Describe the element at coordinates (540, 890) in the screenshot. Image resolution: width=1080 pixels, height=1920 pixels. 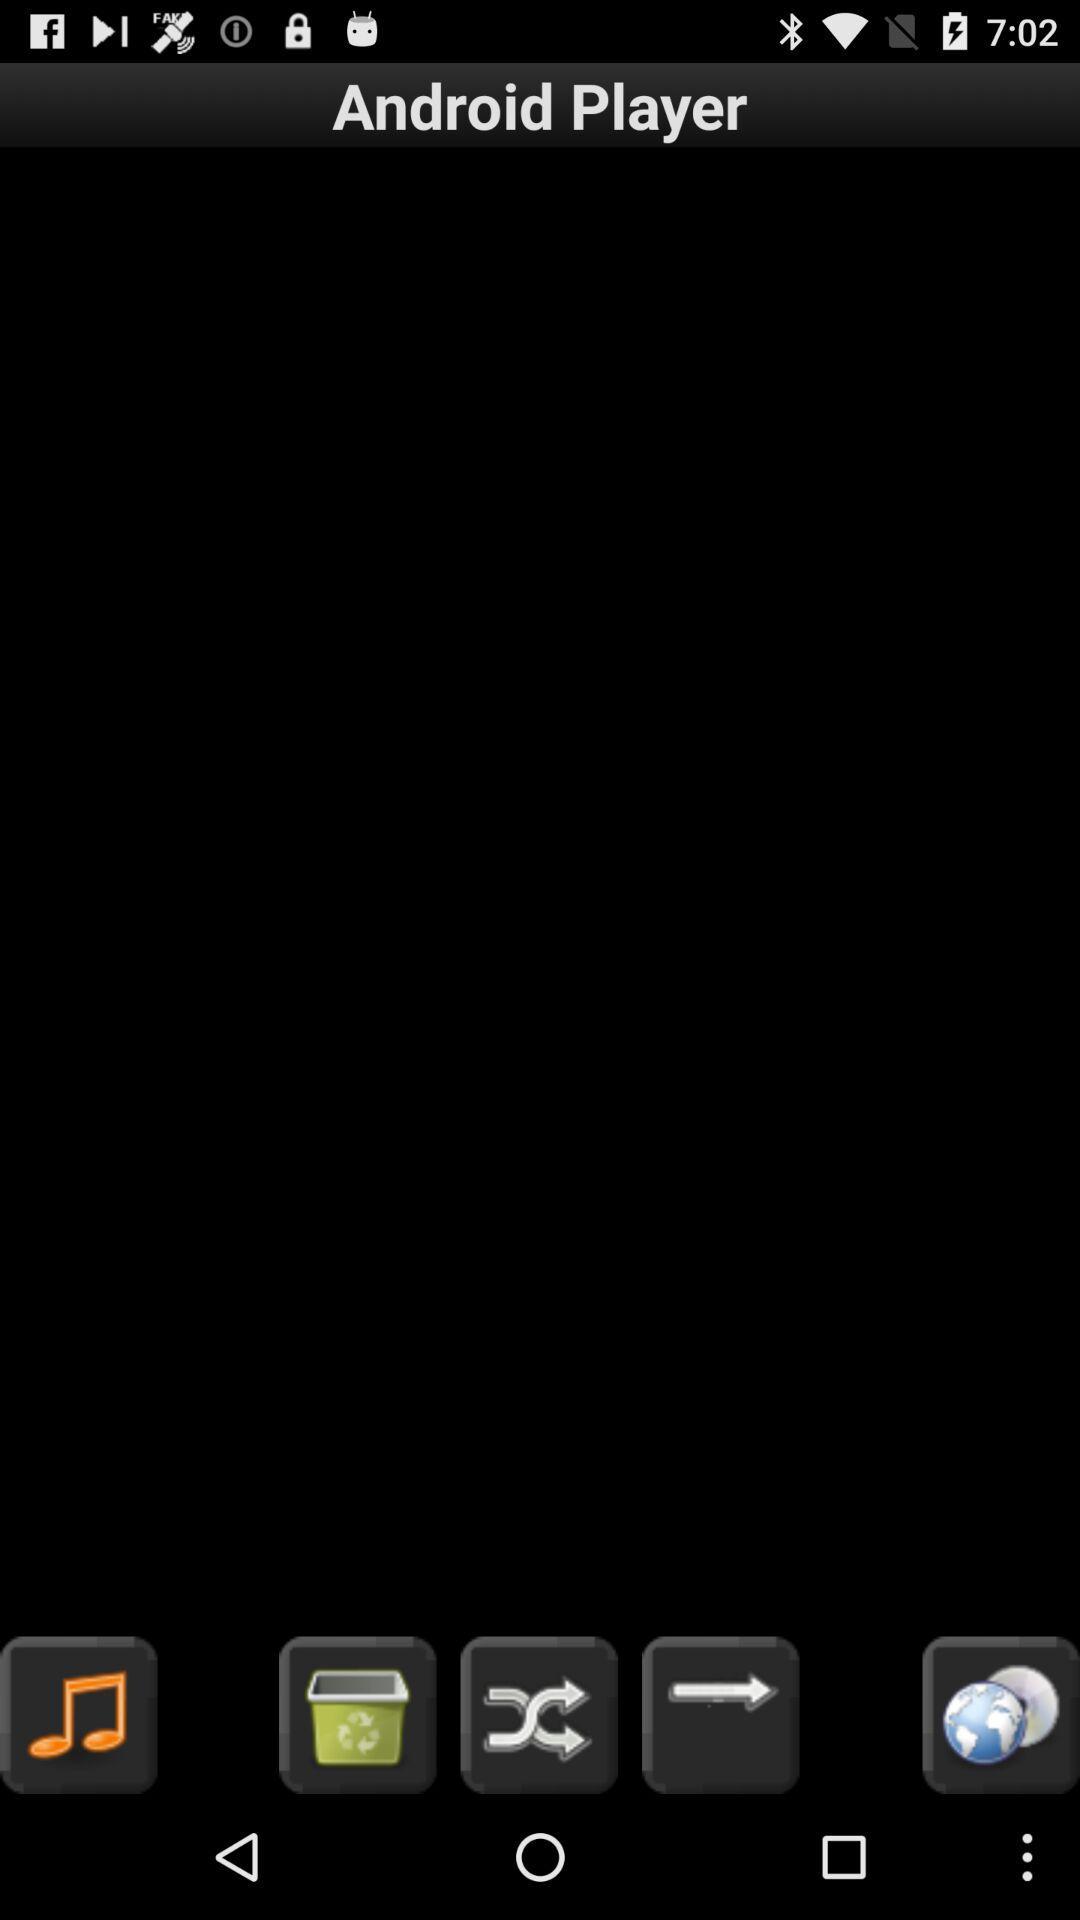
I see `icon below the android player item` at that location.